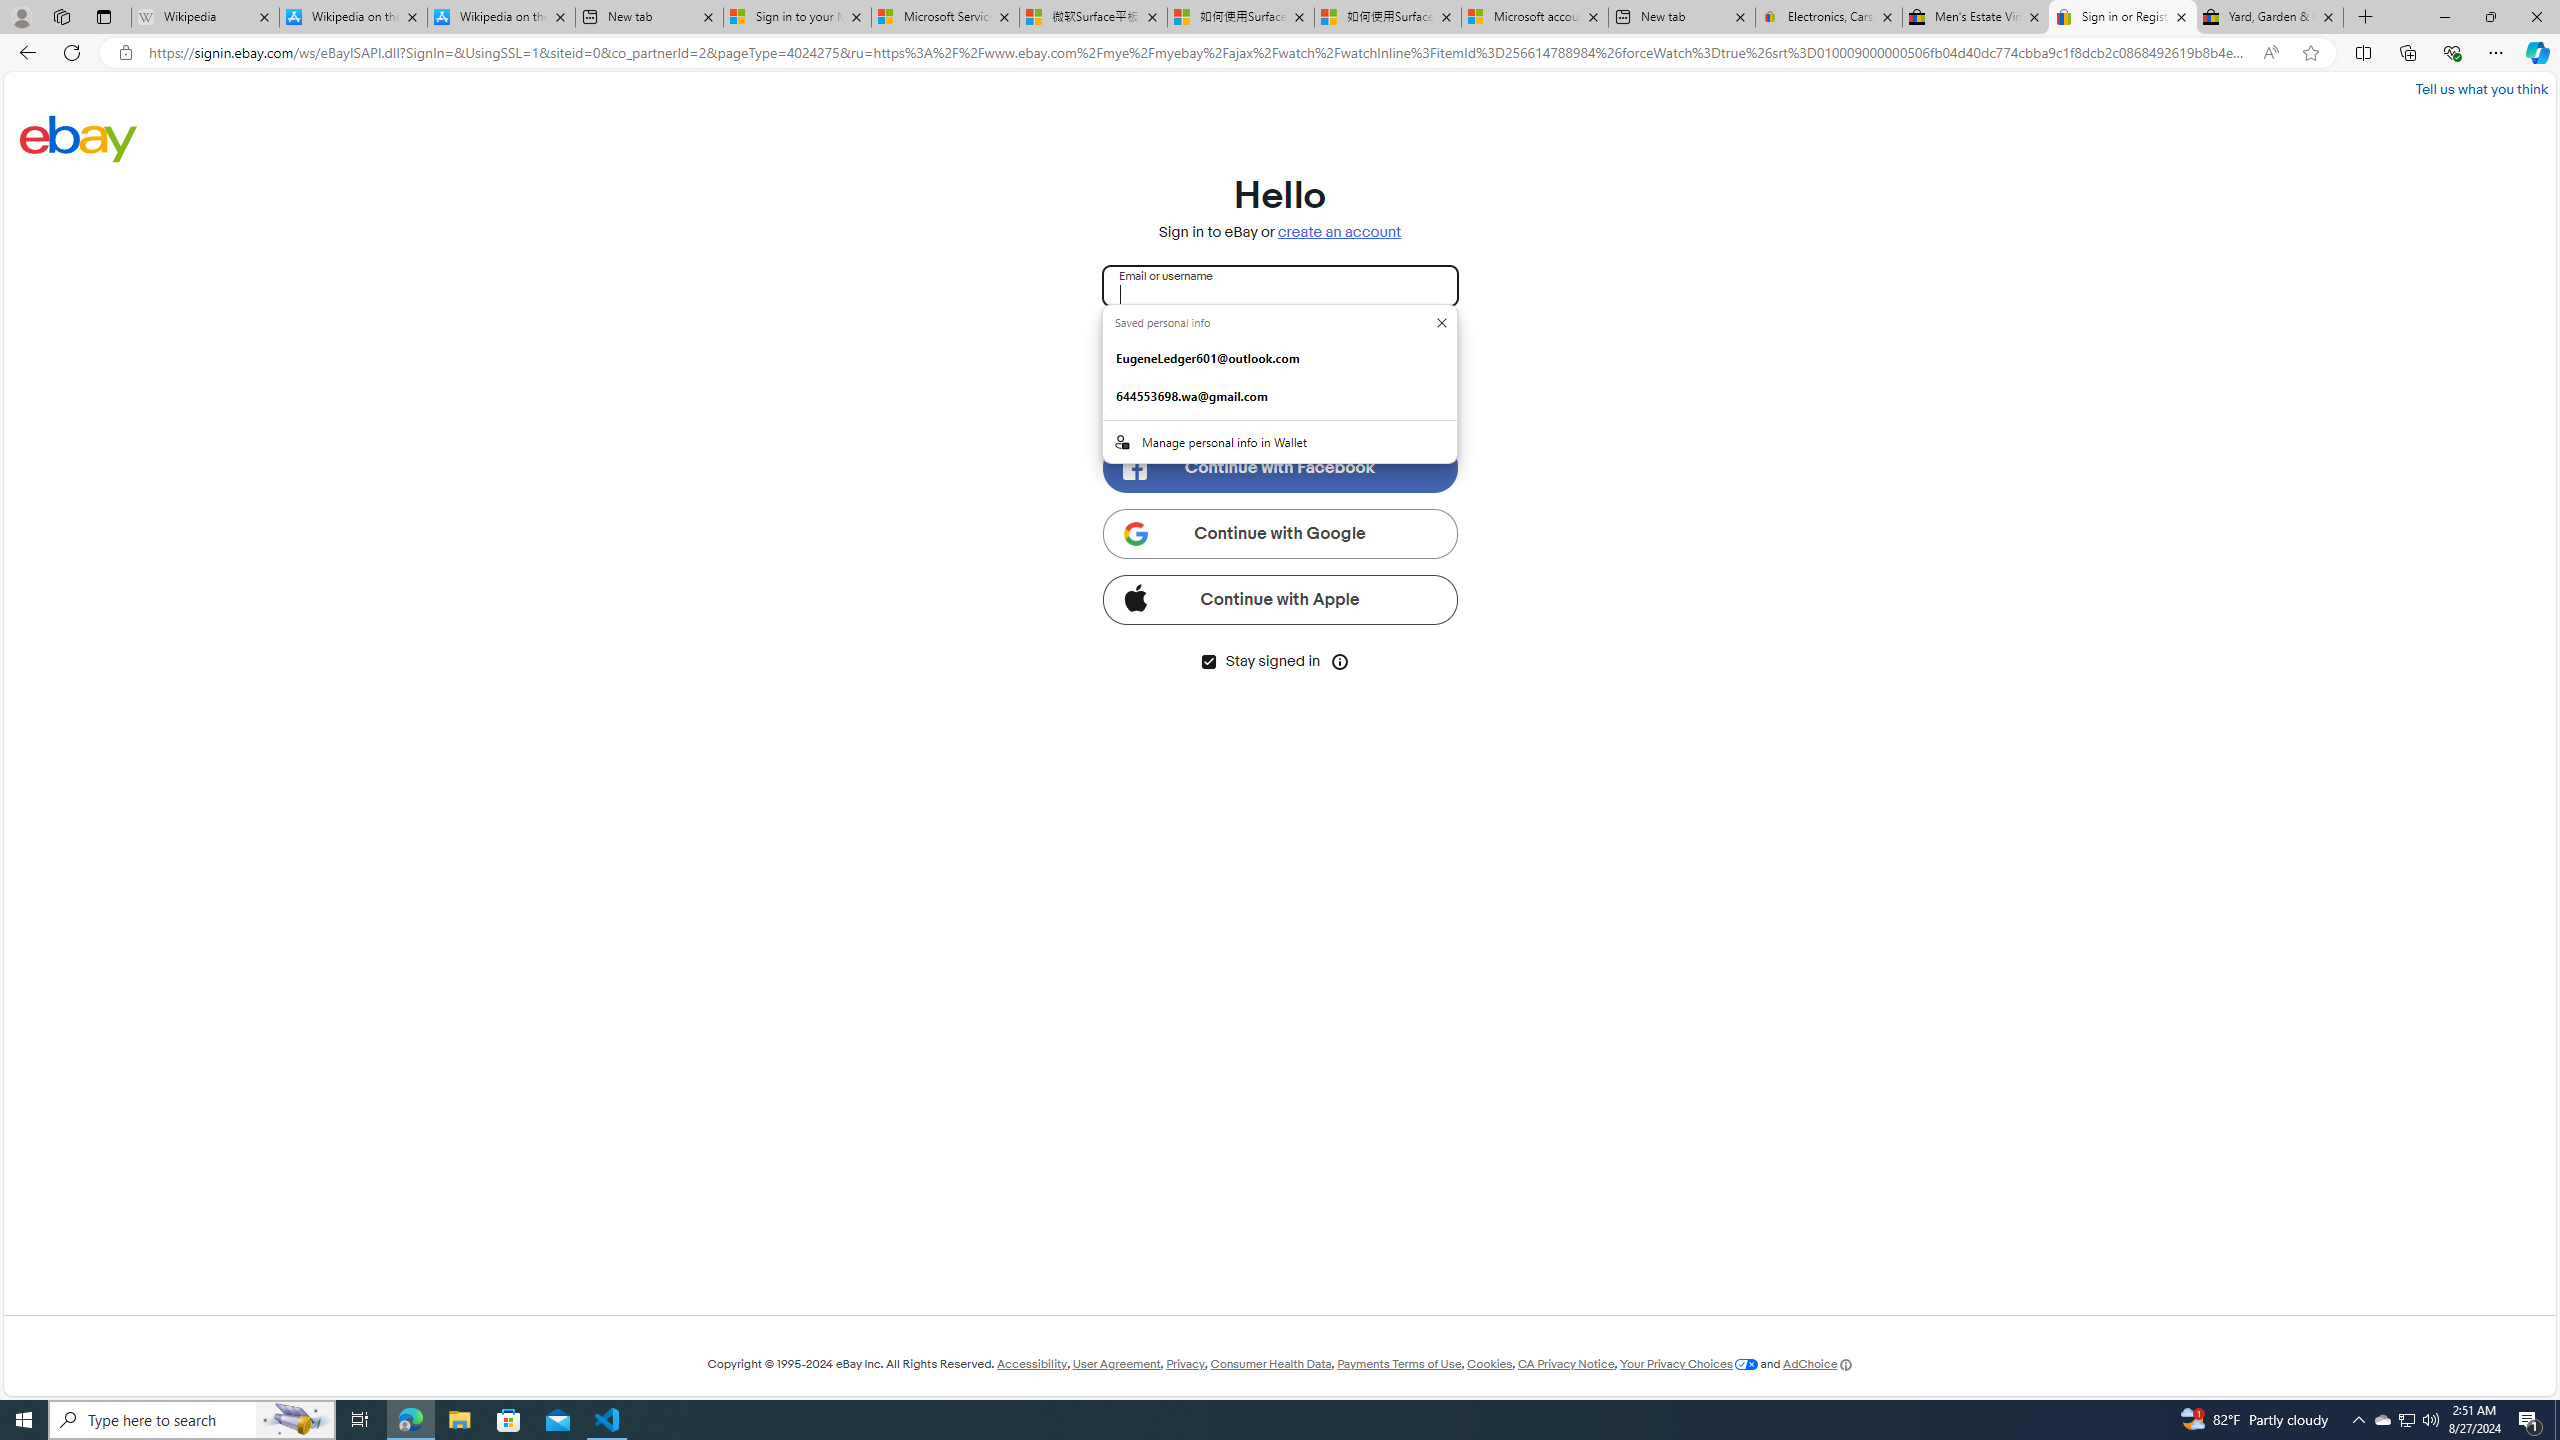 The height and width of the screenshot is (1440, 2560). Describe the element at coordinates (1398, 1363) in the screenshot. I see `'Payments Terms of Use'` at that location.